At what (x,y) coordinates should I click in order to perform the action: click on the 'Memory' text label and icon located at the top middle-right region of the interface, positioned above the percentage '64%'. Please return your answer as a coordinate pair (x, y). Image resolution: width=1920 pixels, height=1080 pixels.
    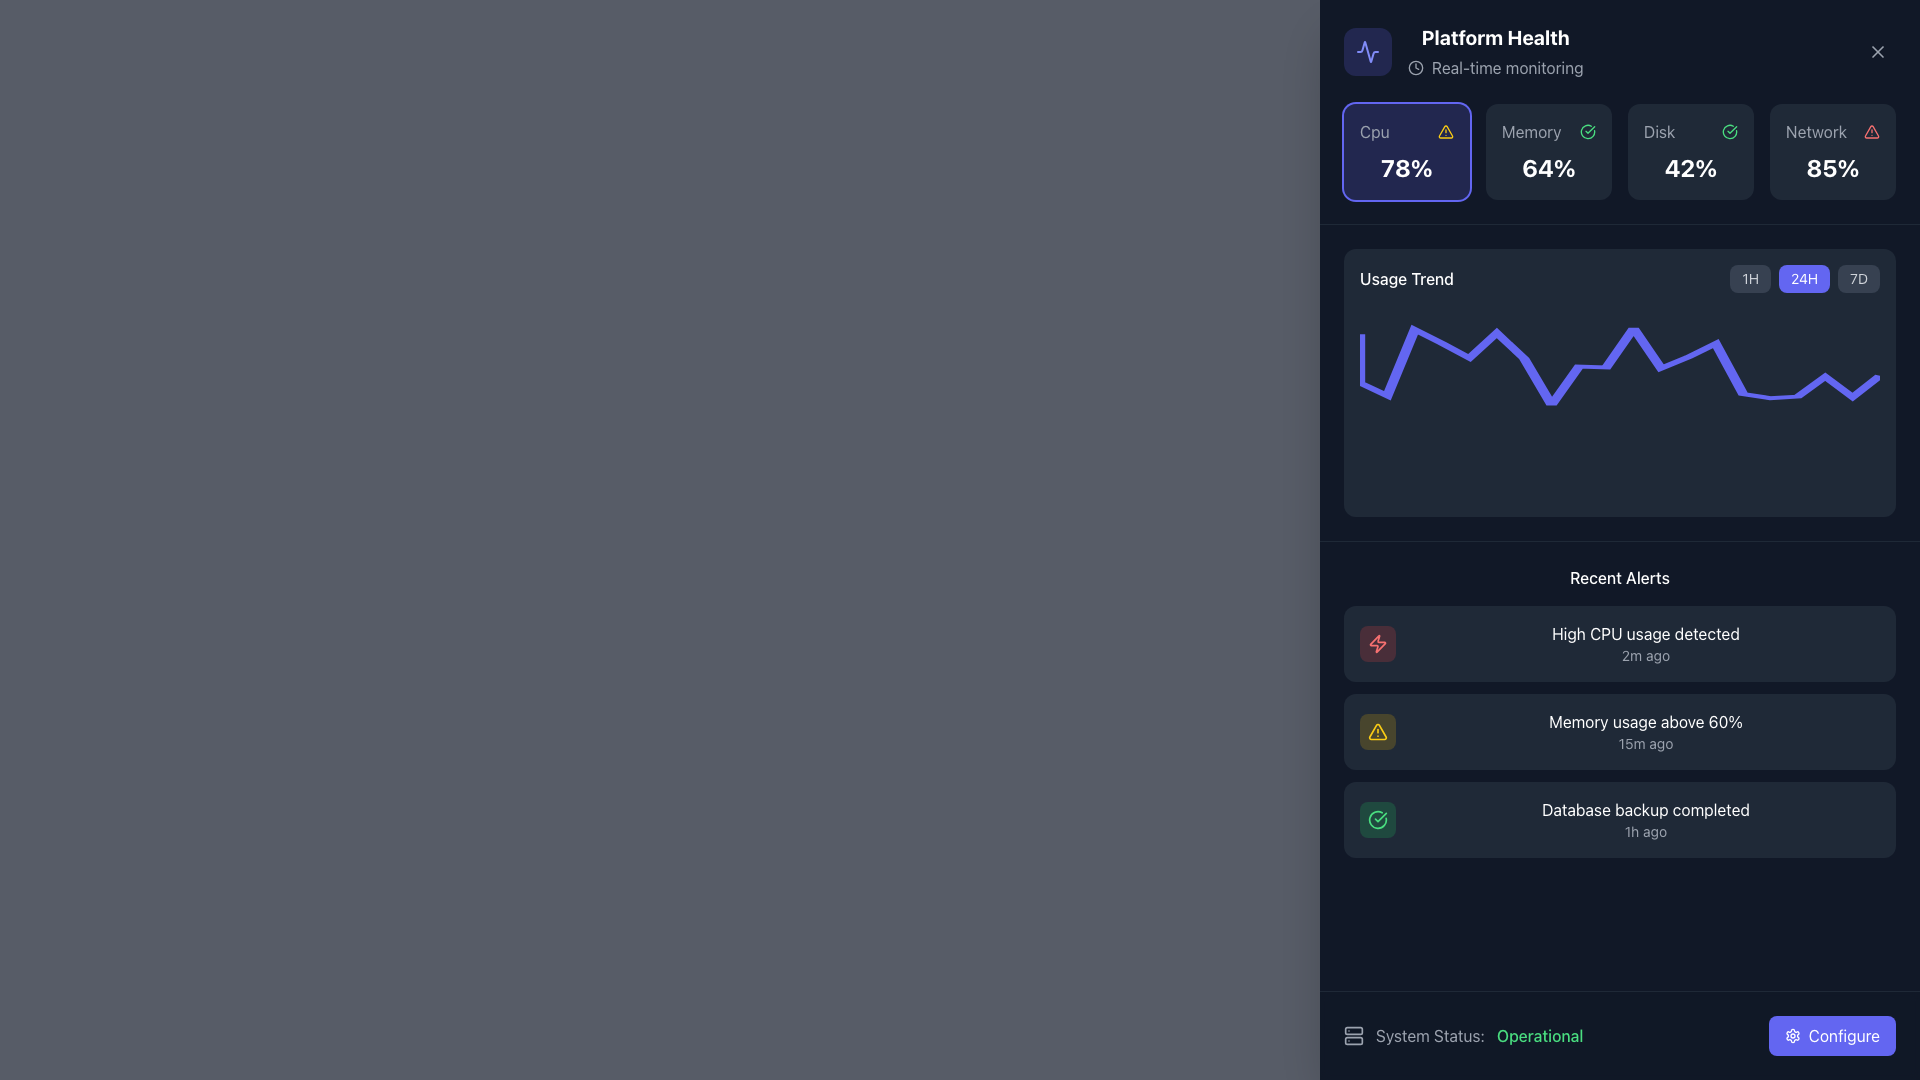
    Looking at the image, I should click on (1548, 131).